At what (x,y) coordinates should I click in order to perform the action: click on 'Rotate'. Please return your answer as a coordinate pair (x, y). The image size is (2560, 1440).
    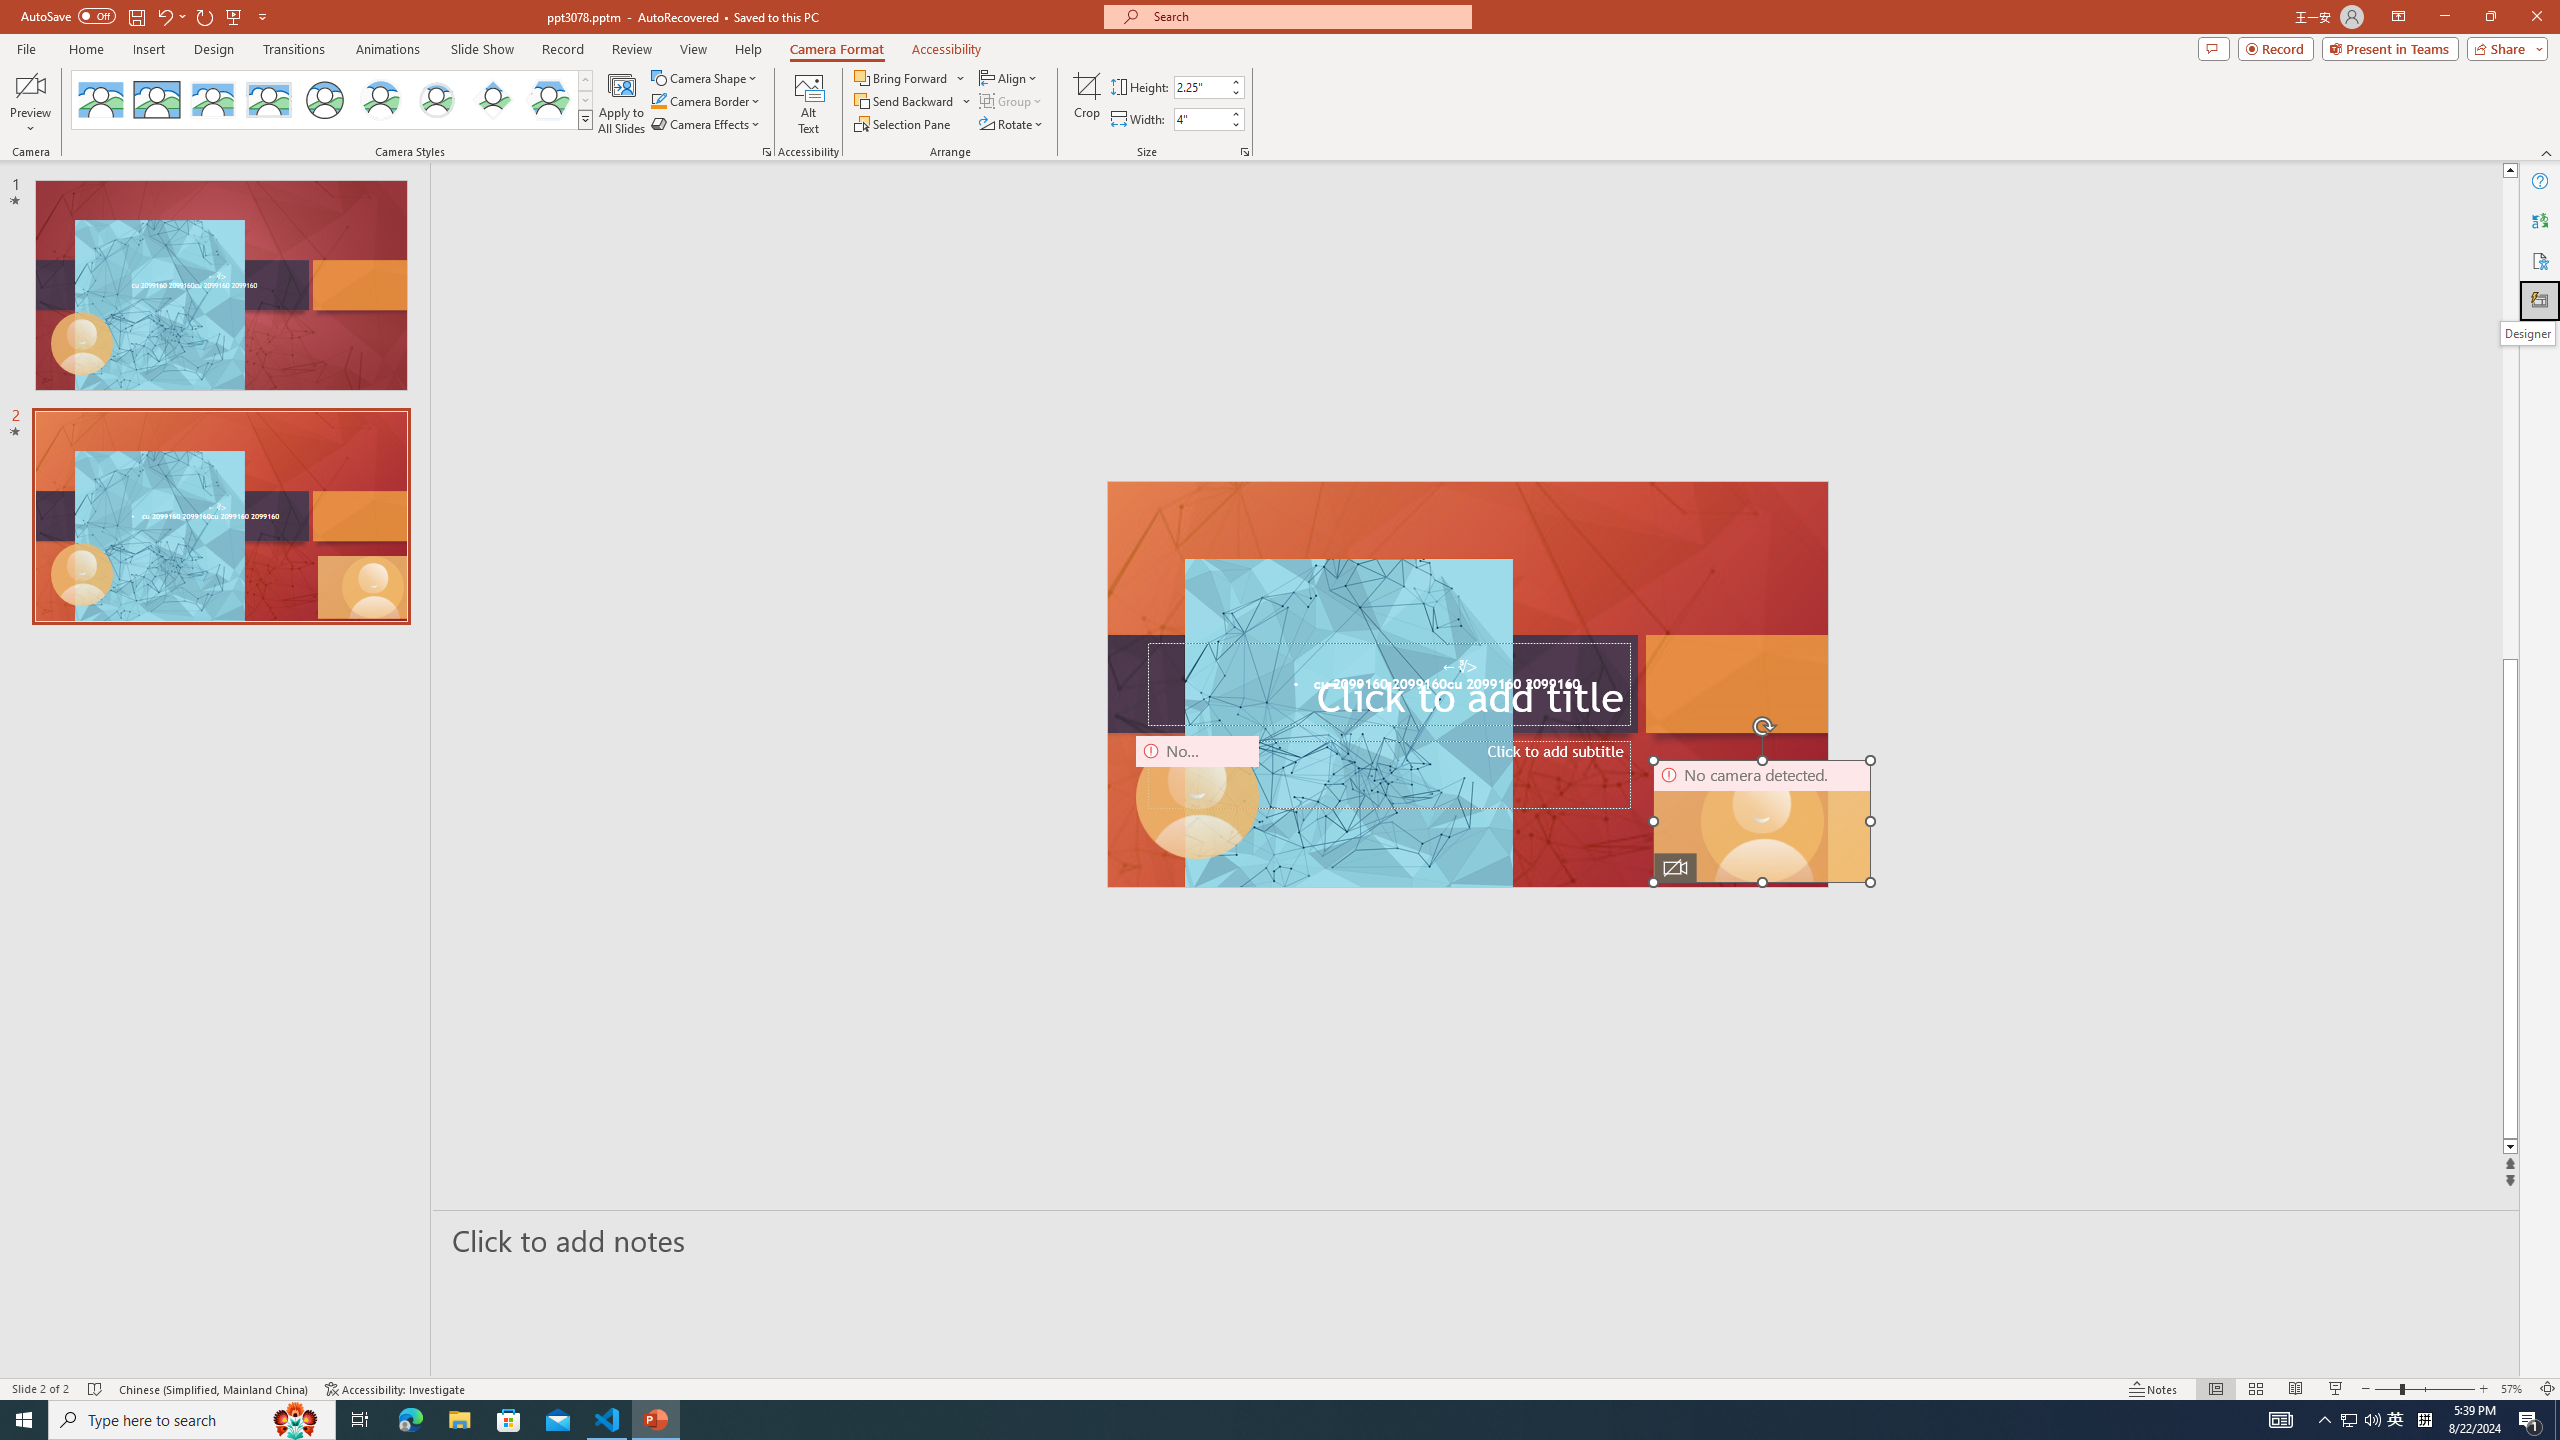
    Looking at the image, I should click on (1011, 122).